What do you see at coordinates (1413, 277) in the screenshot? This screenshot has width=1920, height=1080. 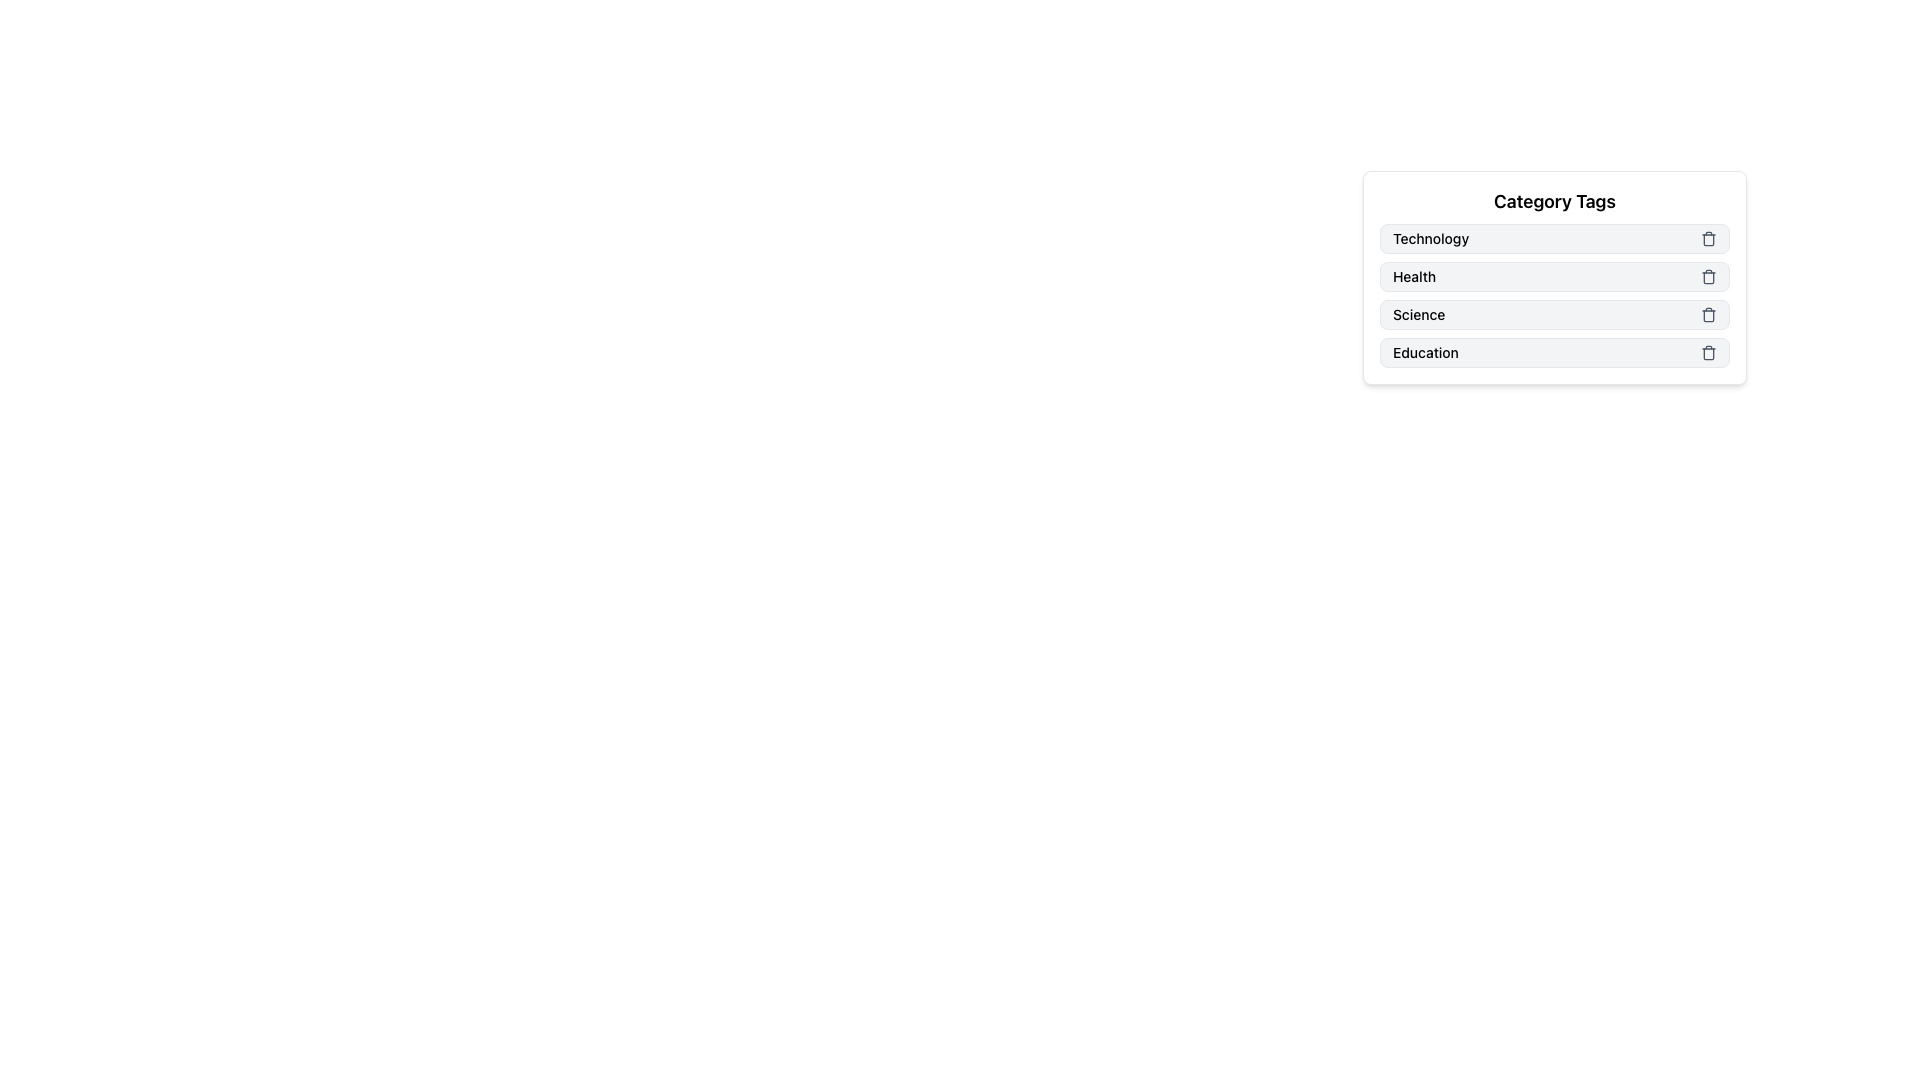 I see `the text label that identifies the category item in the 'Category Tags' panel, which is the second item in a vertical list` at bounding box center [1413, 277].